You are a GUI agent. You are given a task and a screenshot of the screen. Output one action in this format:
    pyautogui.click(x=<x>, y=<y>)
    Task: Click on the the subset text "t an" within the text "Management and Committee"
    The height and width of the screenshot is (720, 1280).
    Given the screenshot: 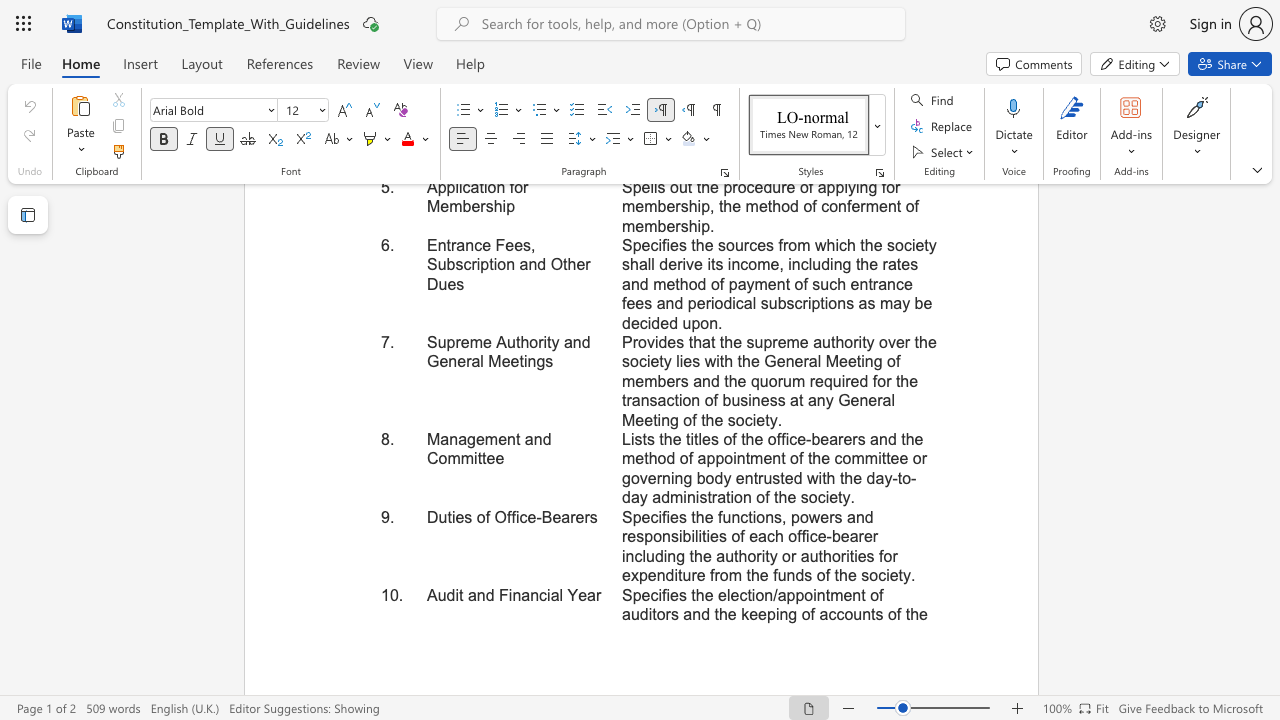 What is the action you would take?
    pyautogui.click(x=515, y=438)
    